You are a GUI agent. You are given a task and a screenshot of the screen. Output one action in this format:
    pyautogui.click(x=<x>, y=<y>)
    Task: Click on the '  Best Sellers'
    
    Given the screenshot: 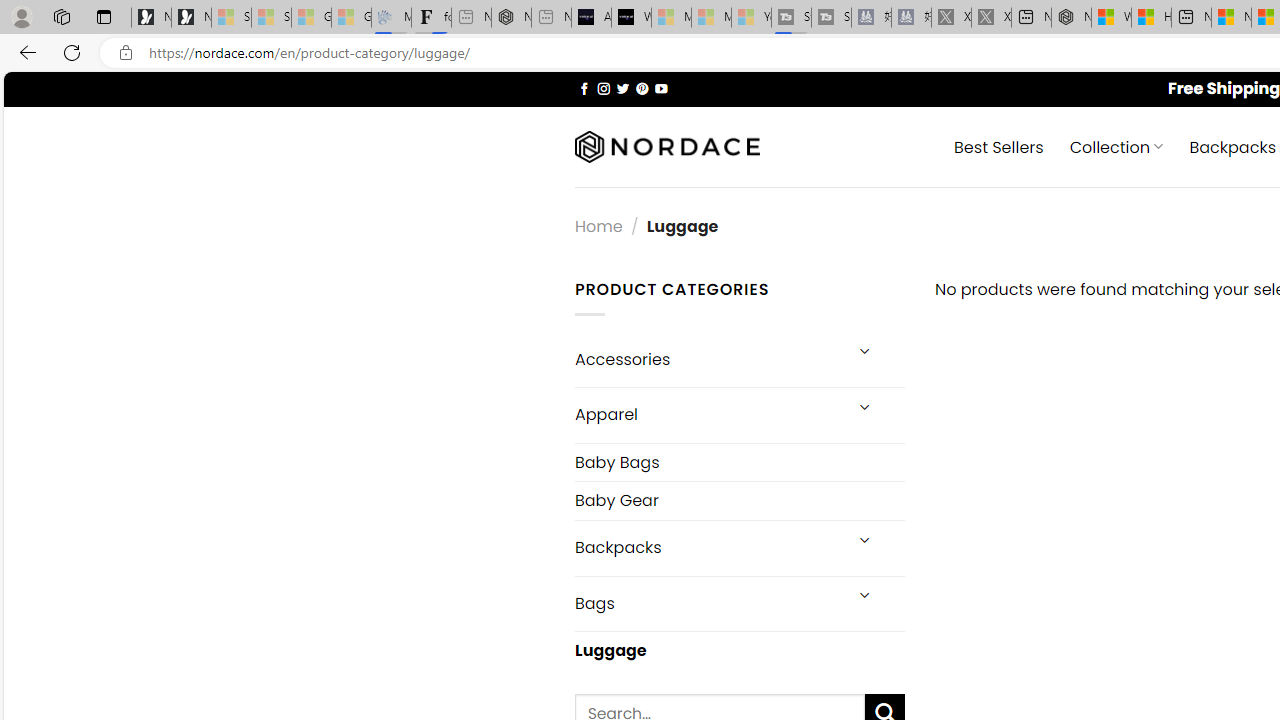 What is the action you would take?
    pyautogui.click(x=999, y=145)
    